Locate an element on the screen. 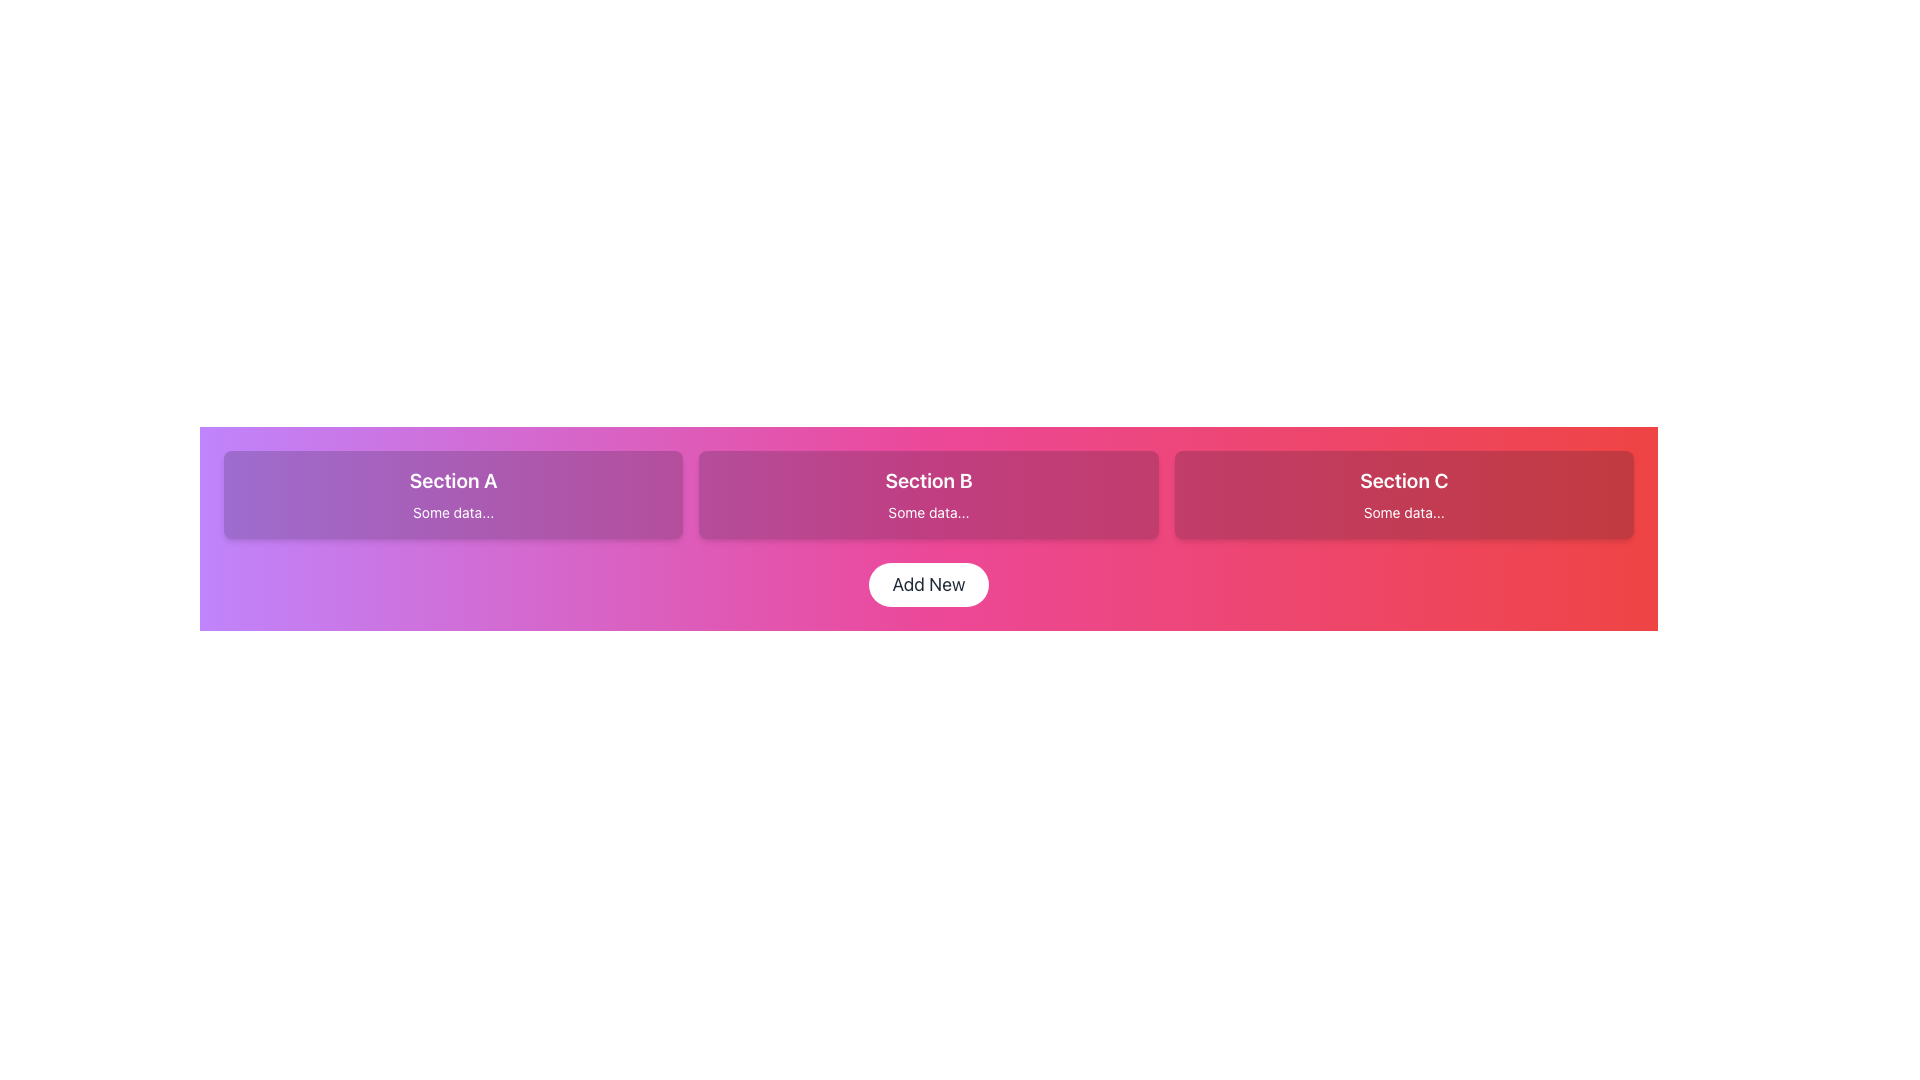  the 'Add New' button, which is a white rounded rectangular button with black text, located below the sections labeled 'Section A', 'Section B', and 'Section C' is located at coordinates (928, 585).